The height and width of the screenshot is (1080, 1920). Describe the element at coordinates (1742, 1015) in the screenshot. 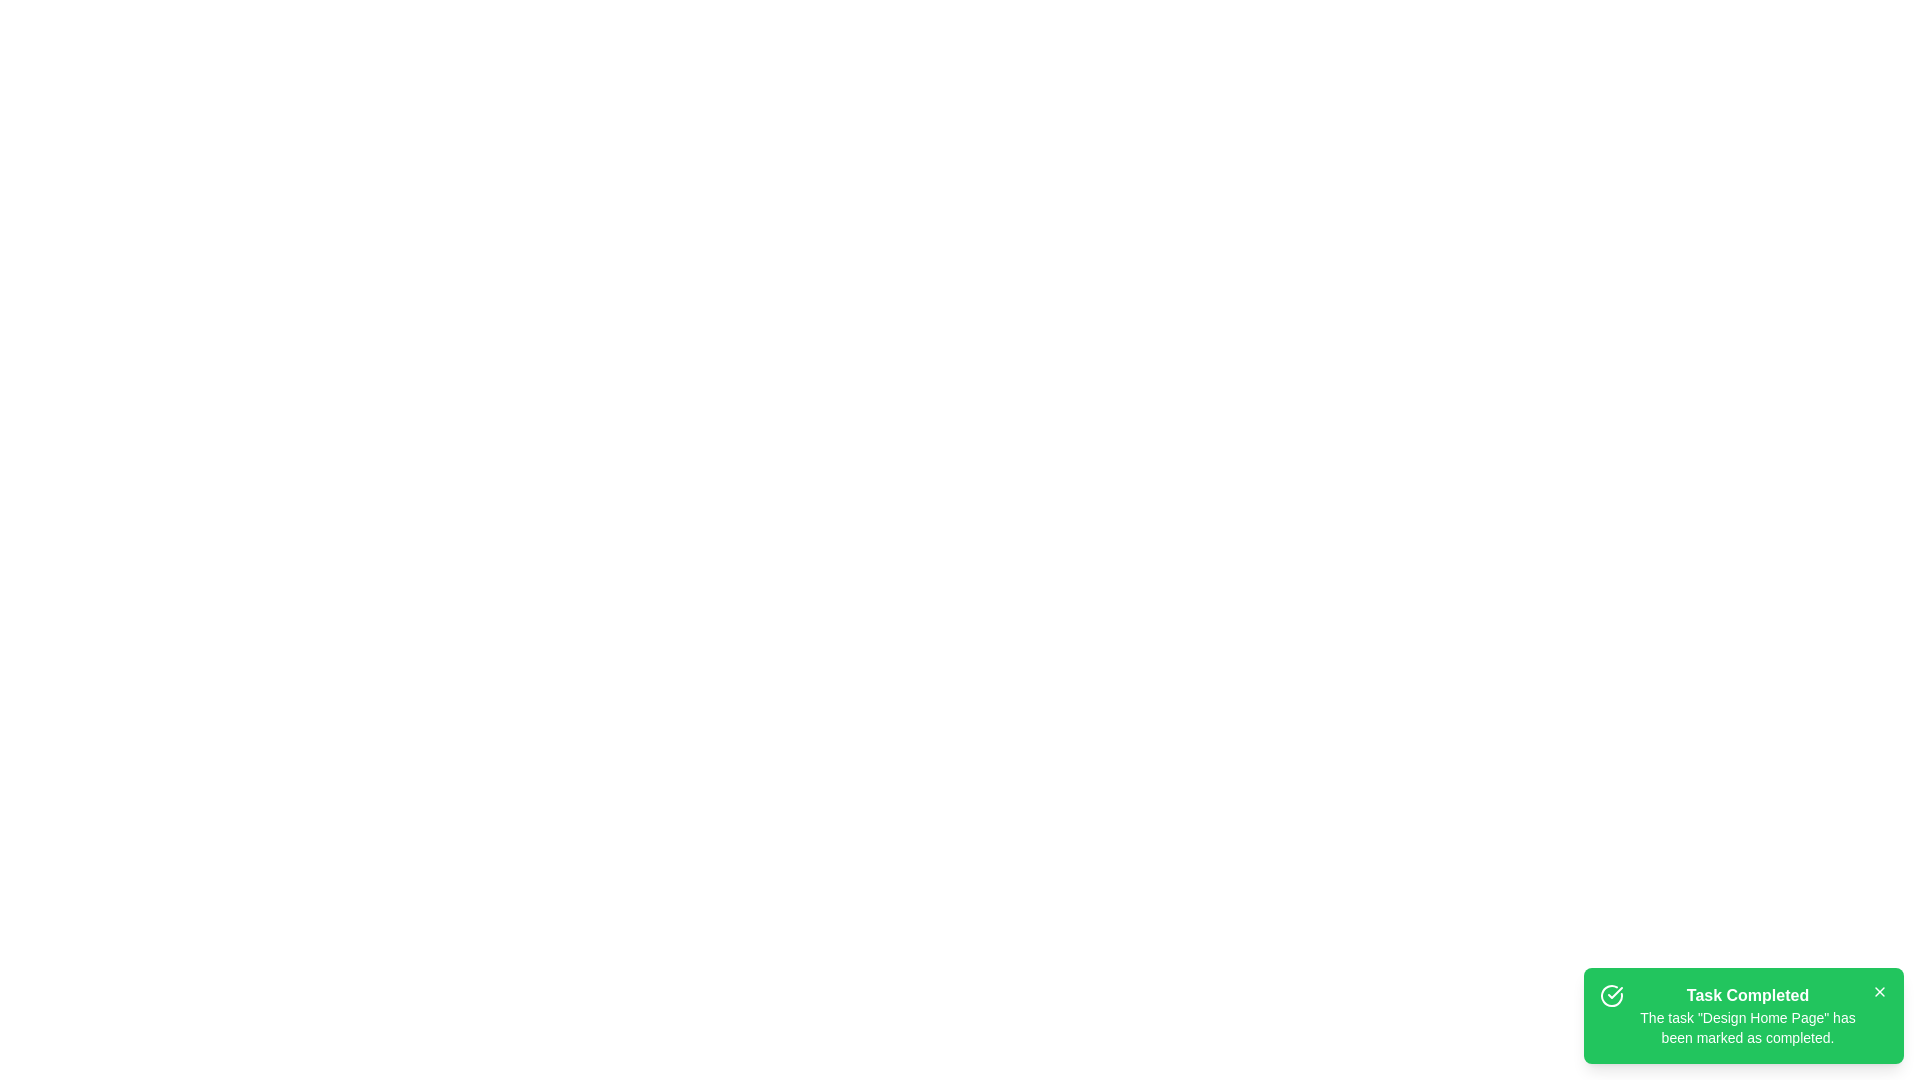

I see `the snackbar to focus on it` at that location.